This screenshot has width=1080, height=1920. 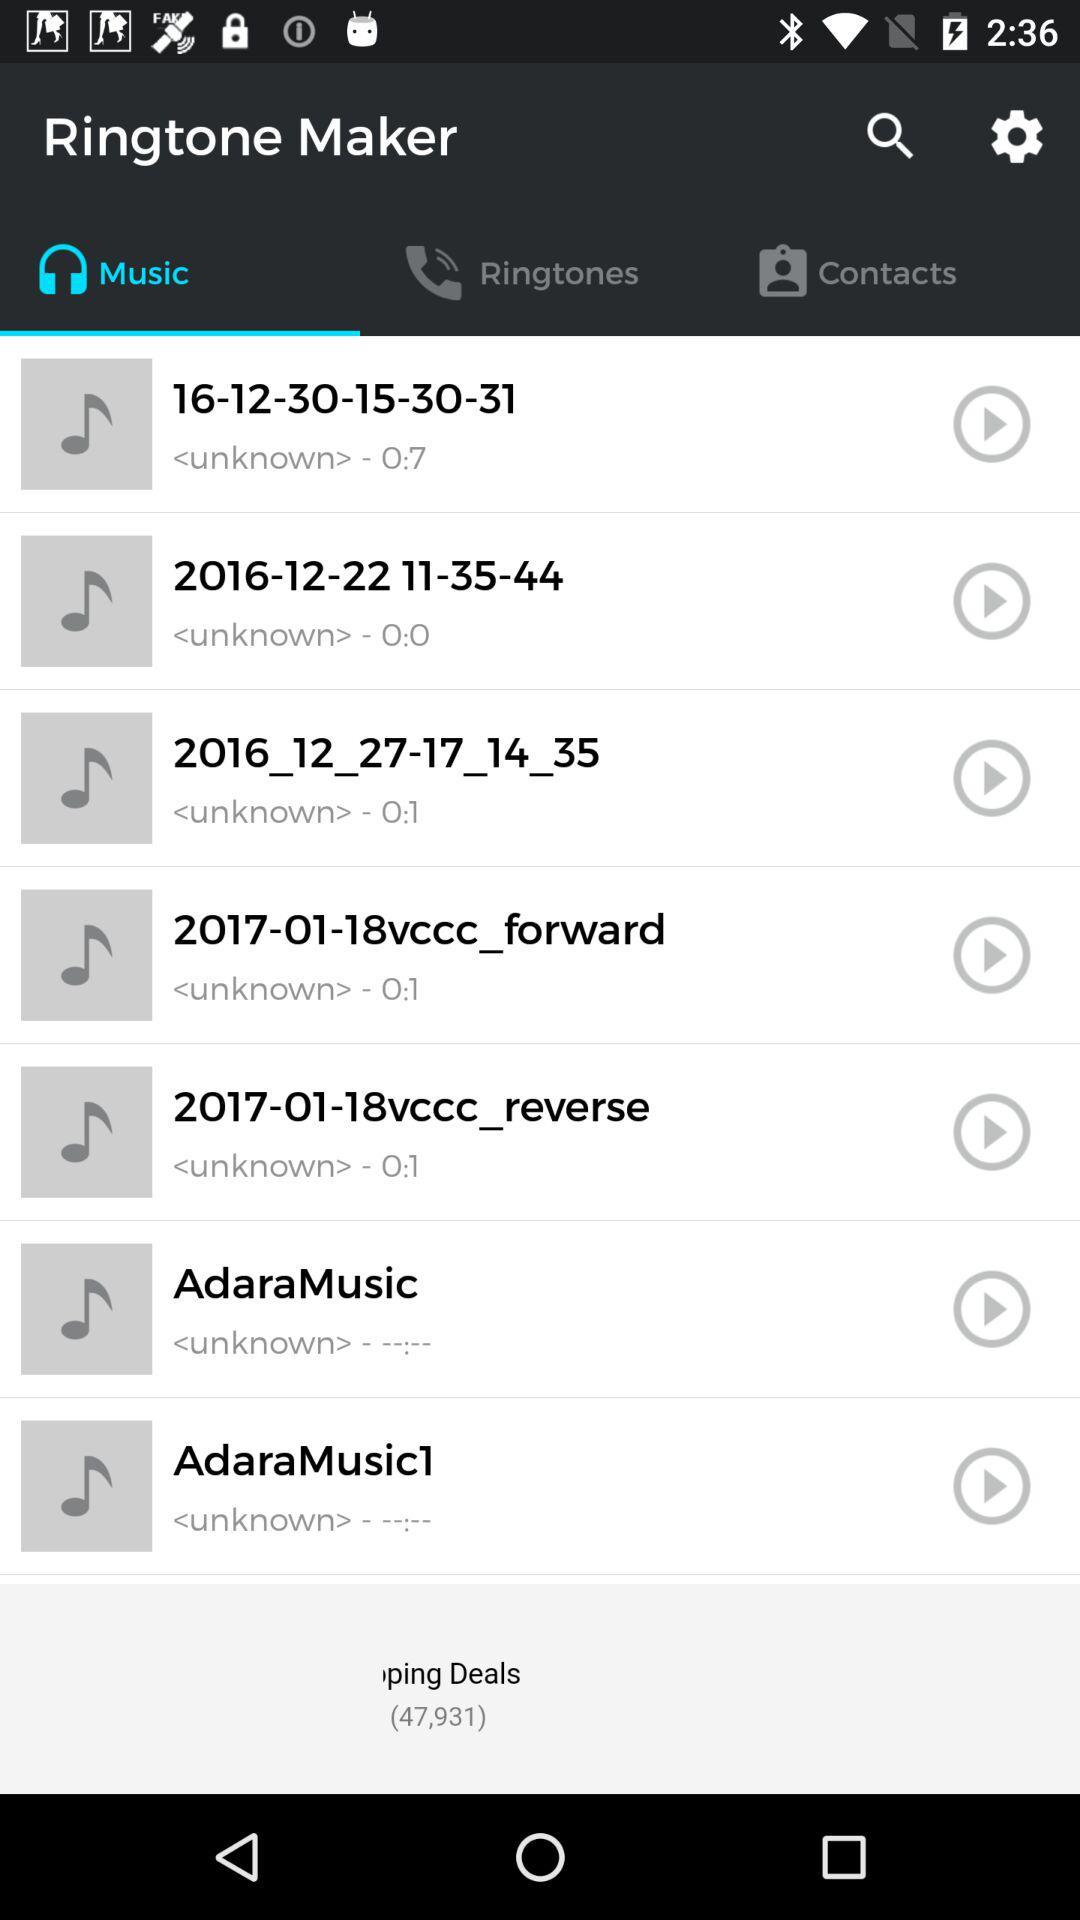 What do you see at coordinates (991, 423) in the screenshot?
I see `ringtone` at bounding box center [991, 423].